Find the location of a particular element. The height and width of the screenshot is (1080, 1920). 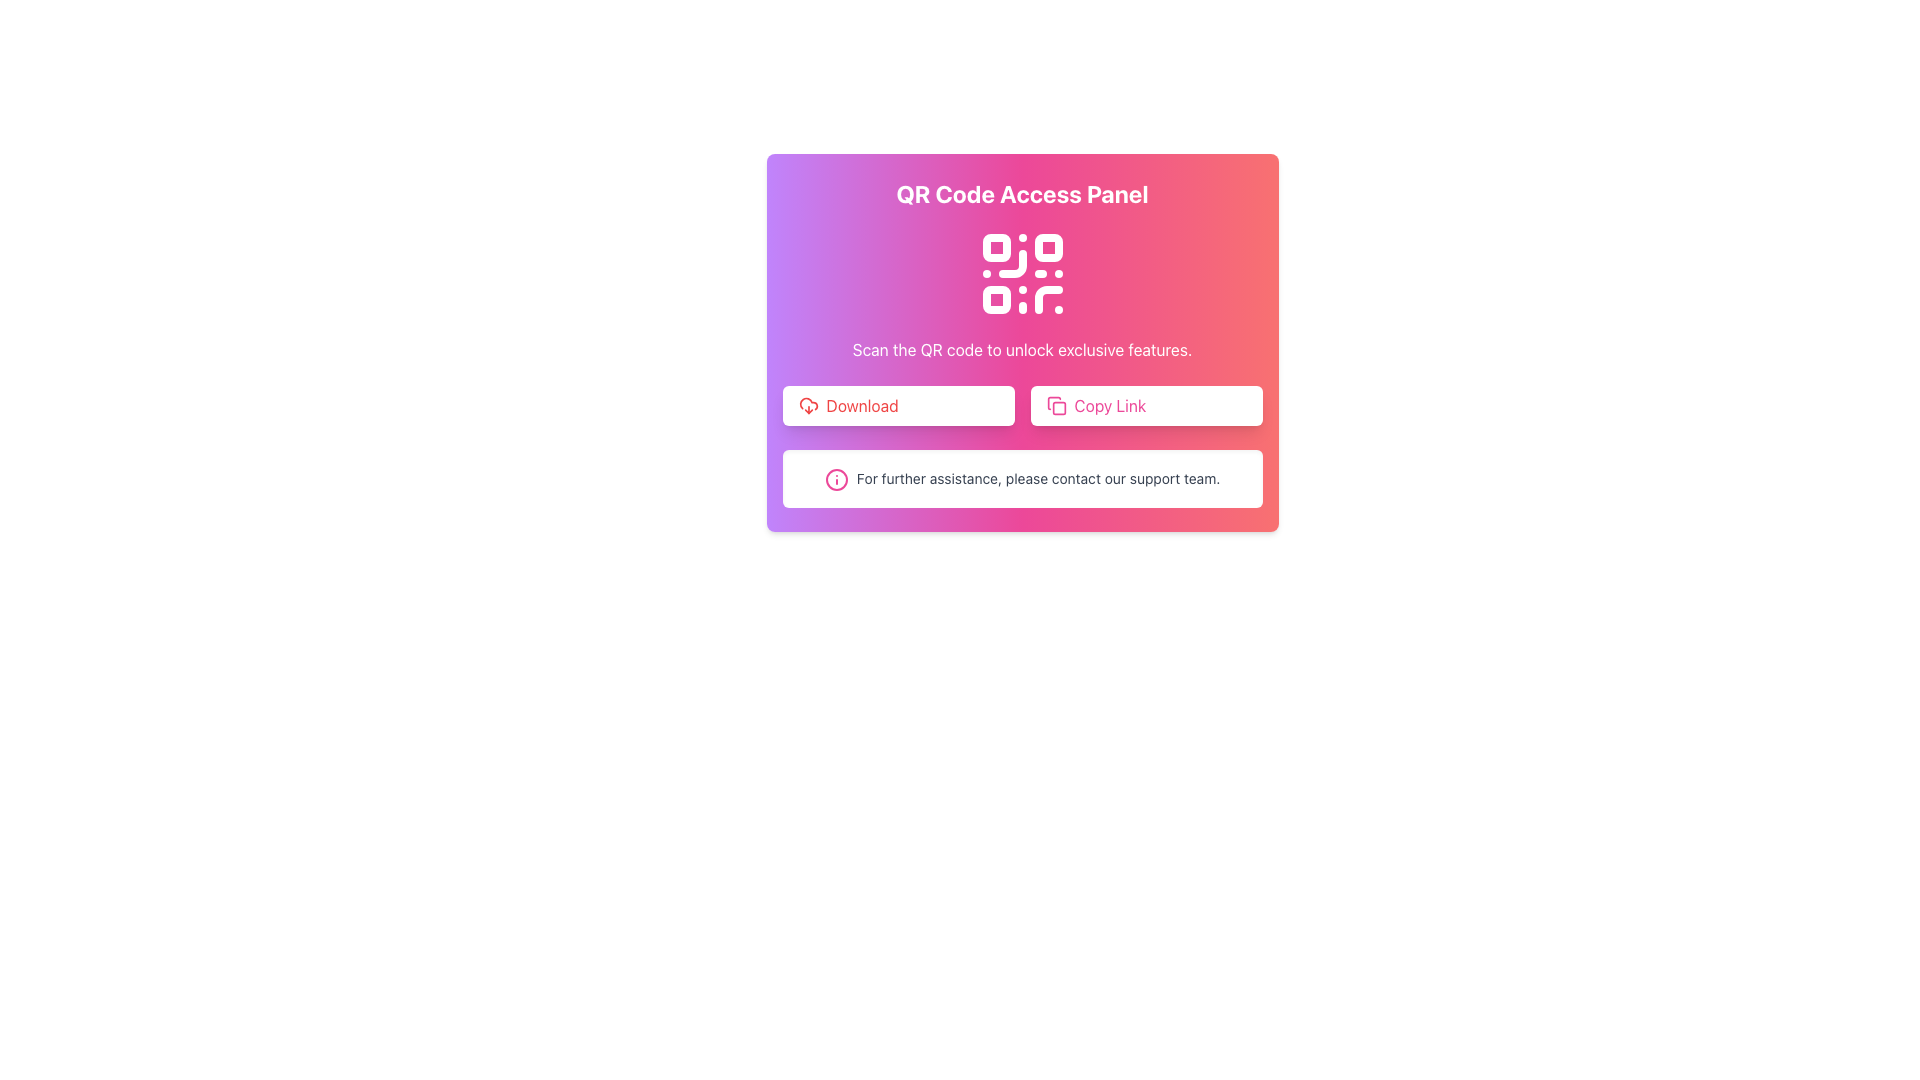

the 'Copy Link' button, which is the right button in a pair of interactive buttons labeled 'Download' and 'Copy Link', to copy a link to the clipboard is located at coordinates (1022, 405).